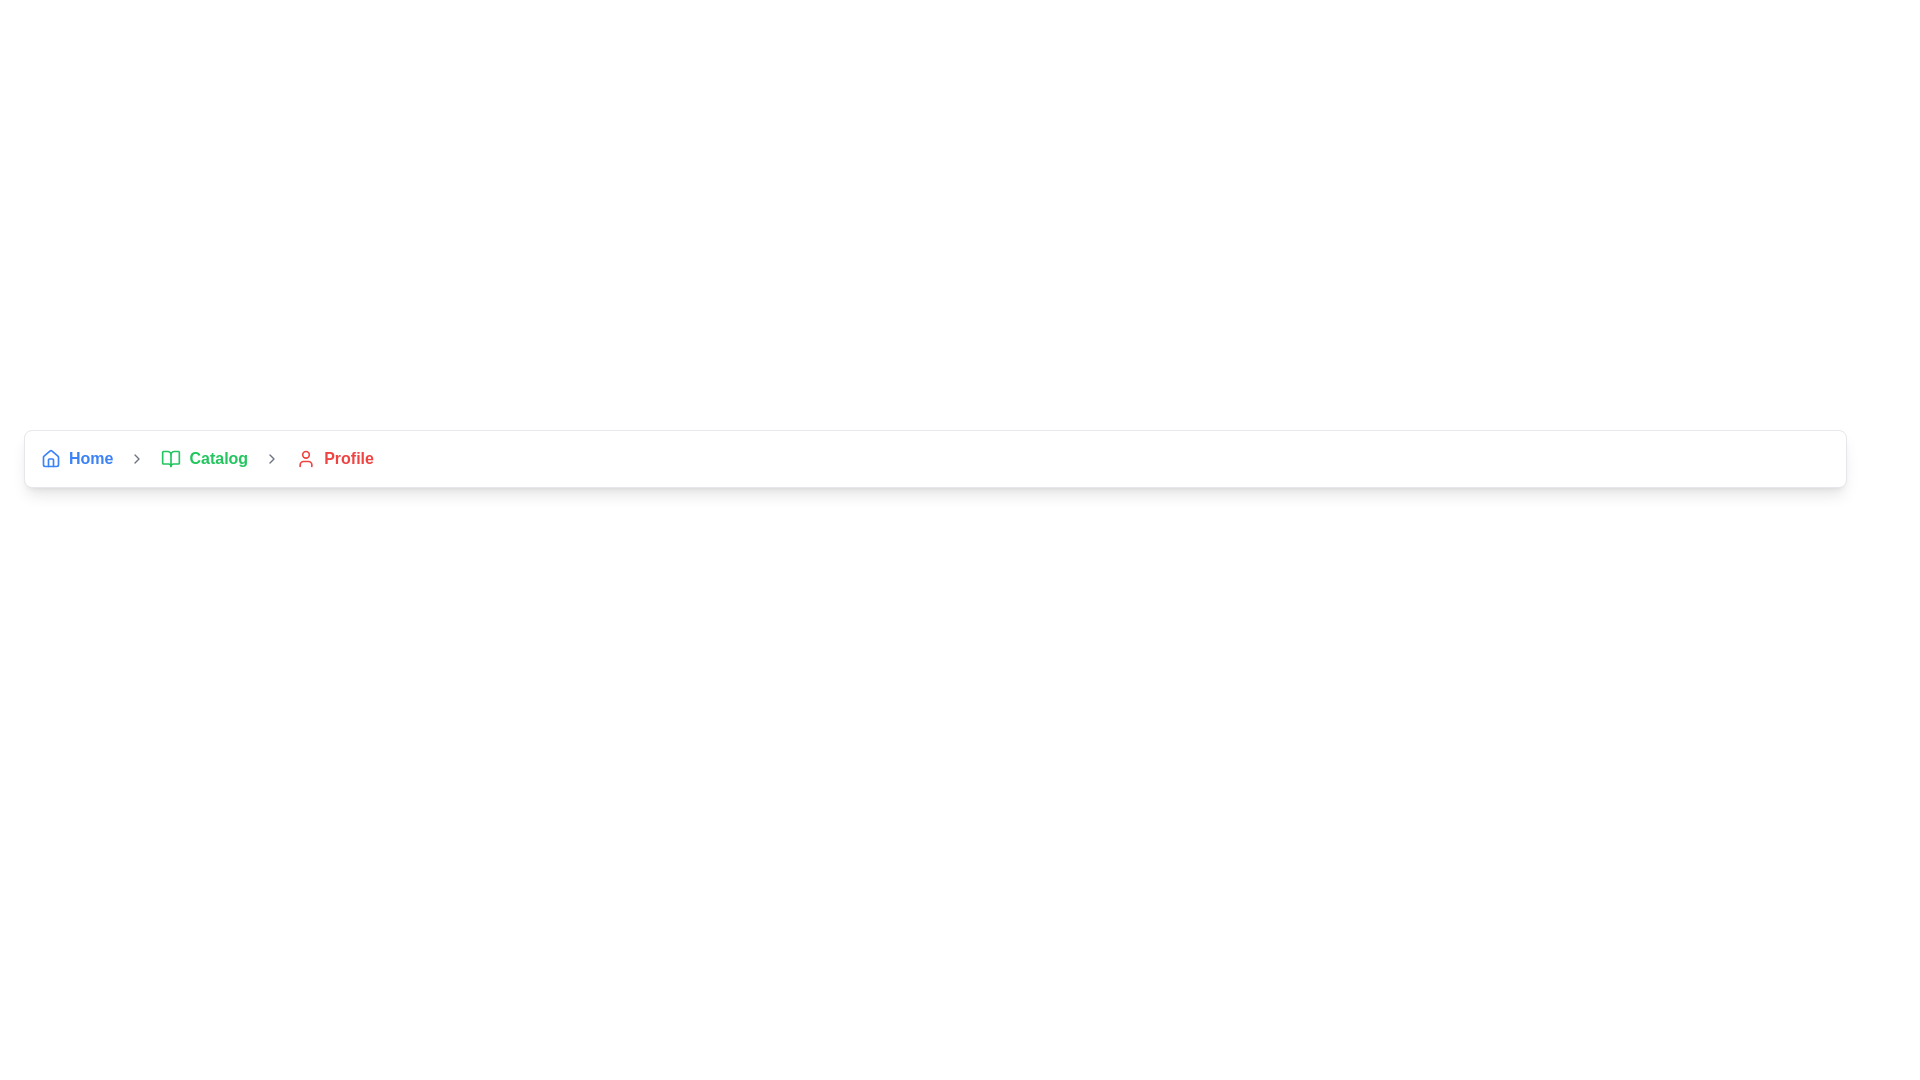 Image resolution: width=1920 pixels, height=1080 pixels. What do you see at coordinates (90, 459) in the screenshot?
I see `the 'Home' clickable link in the navigation bar to change its color to a darker blue` at bounding box center [90, 459].